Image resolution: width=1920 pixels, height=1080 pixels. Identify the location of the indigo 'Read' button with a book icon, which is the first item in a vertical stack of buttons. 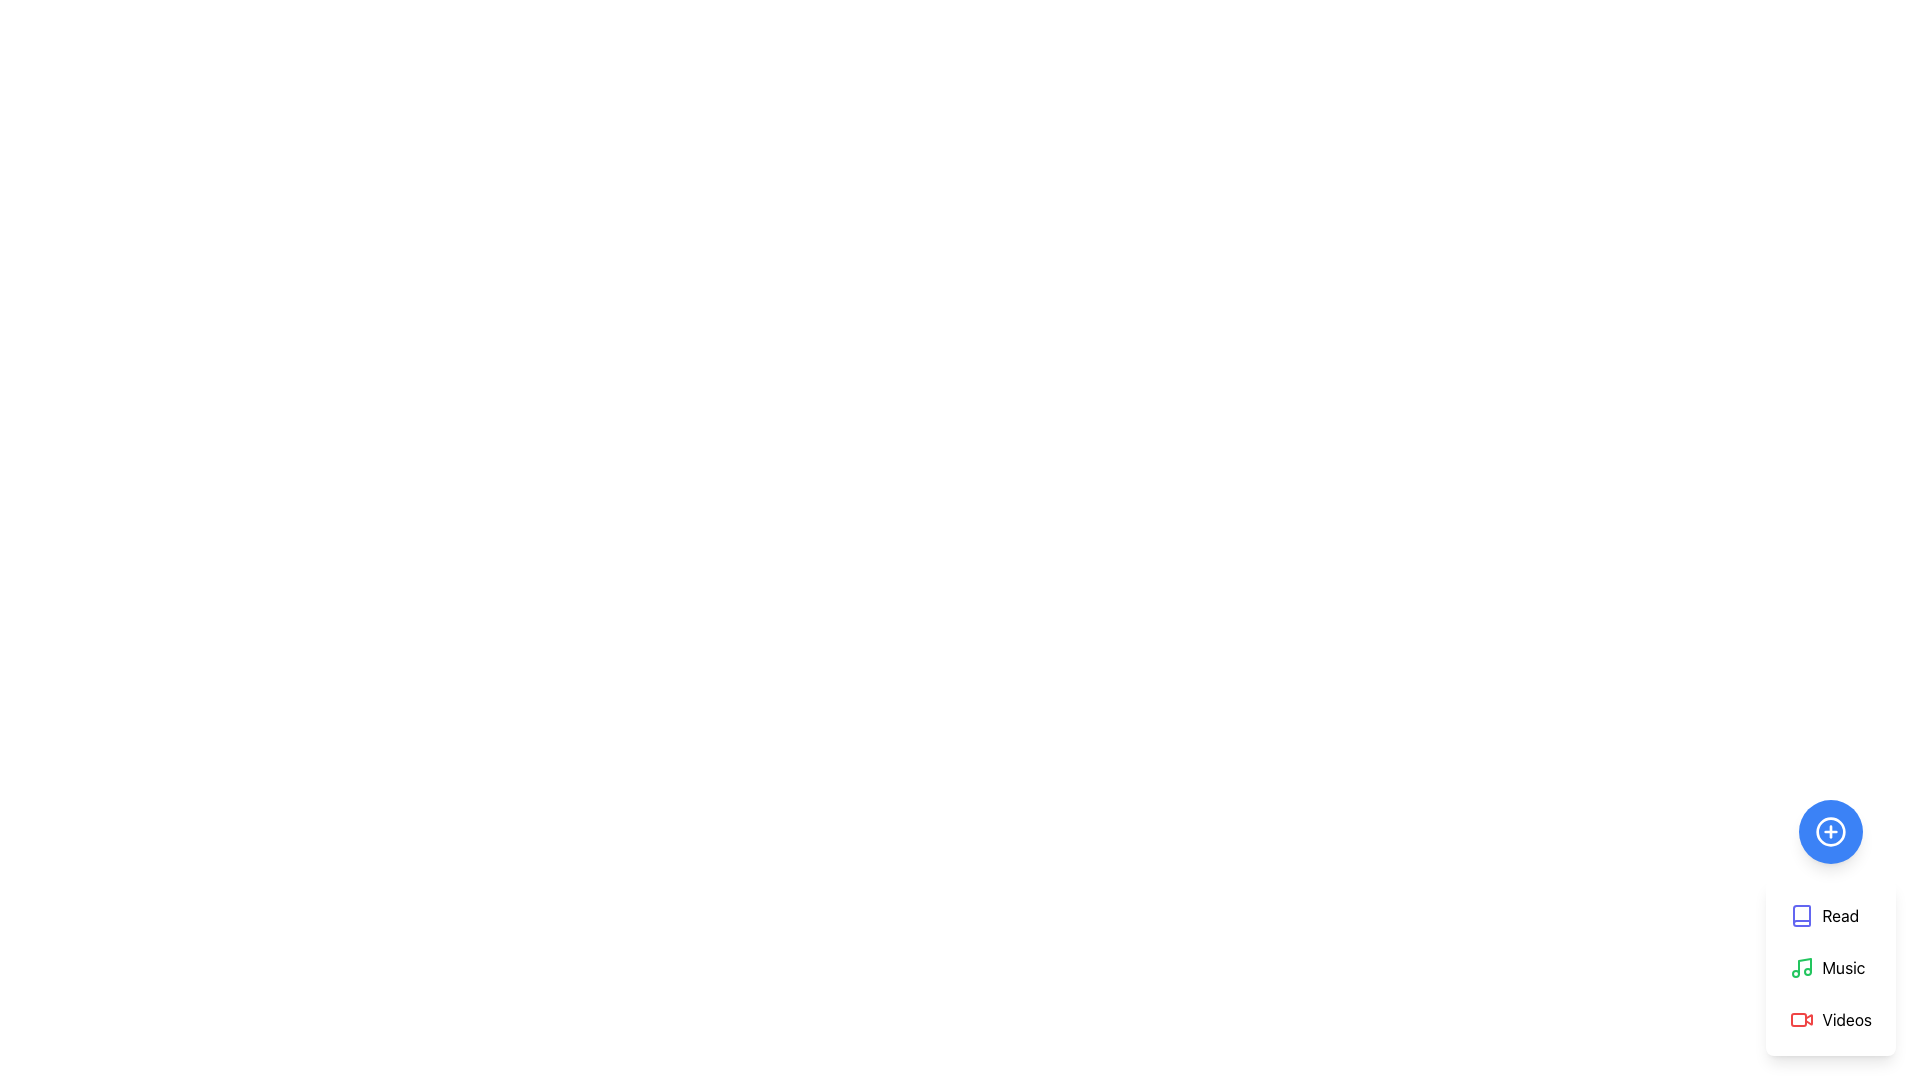
(1831, 915).